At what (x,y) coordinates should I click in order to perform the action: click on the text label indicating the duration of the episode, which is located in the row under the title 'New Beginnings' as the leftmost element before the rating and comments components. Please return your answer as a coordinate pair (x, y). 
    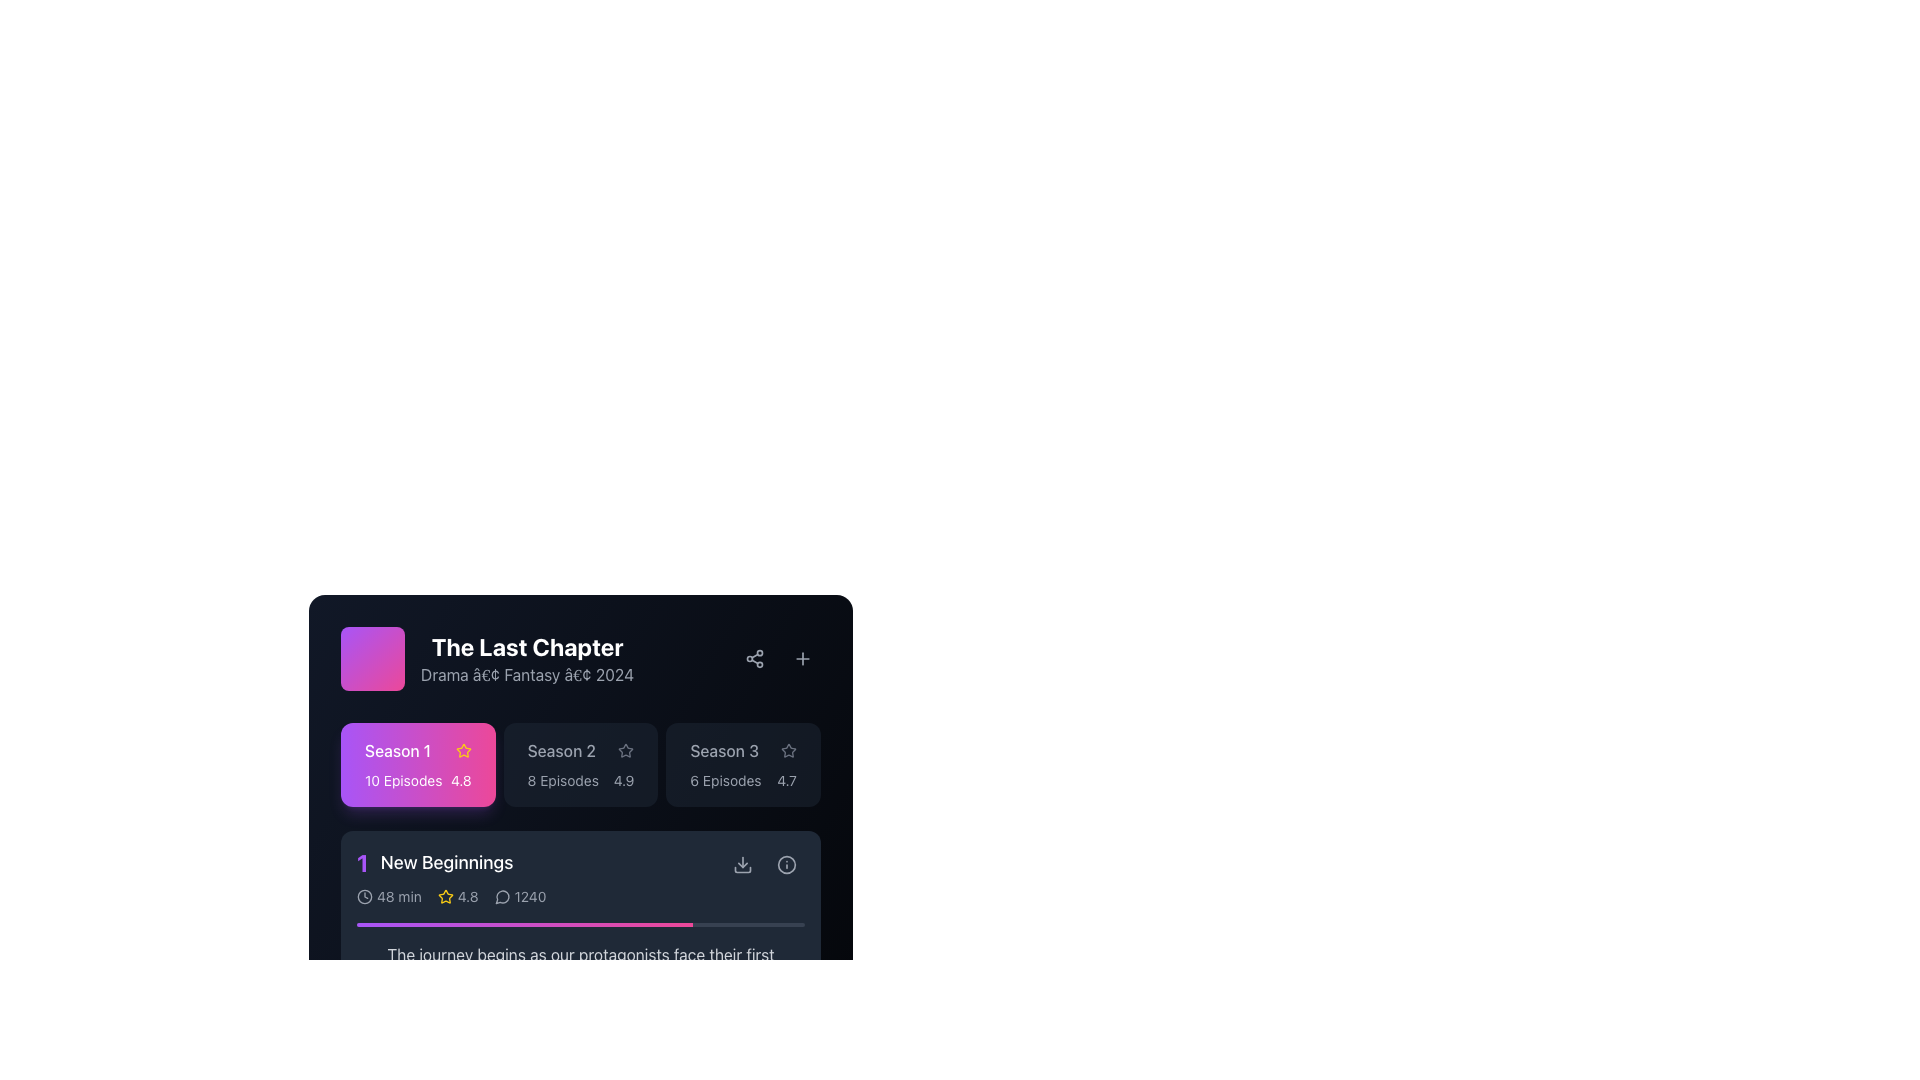
    Looking at the image, I should click on (389, 896).